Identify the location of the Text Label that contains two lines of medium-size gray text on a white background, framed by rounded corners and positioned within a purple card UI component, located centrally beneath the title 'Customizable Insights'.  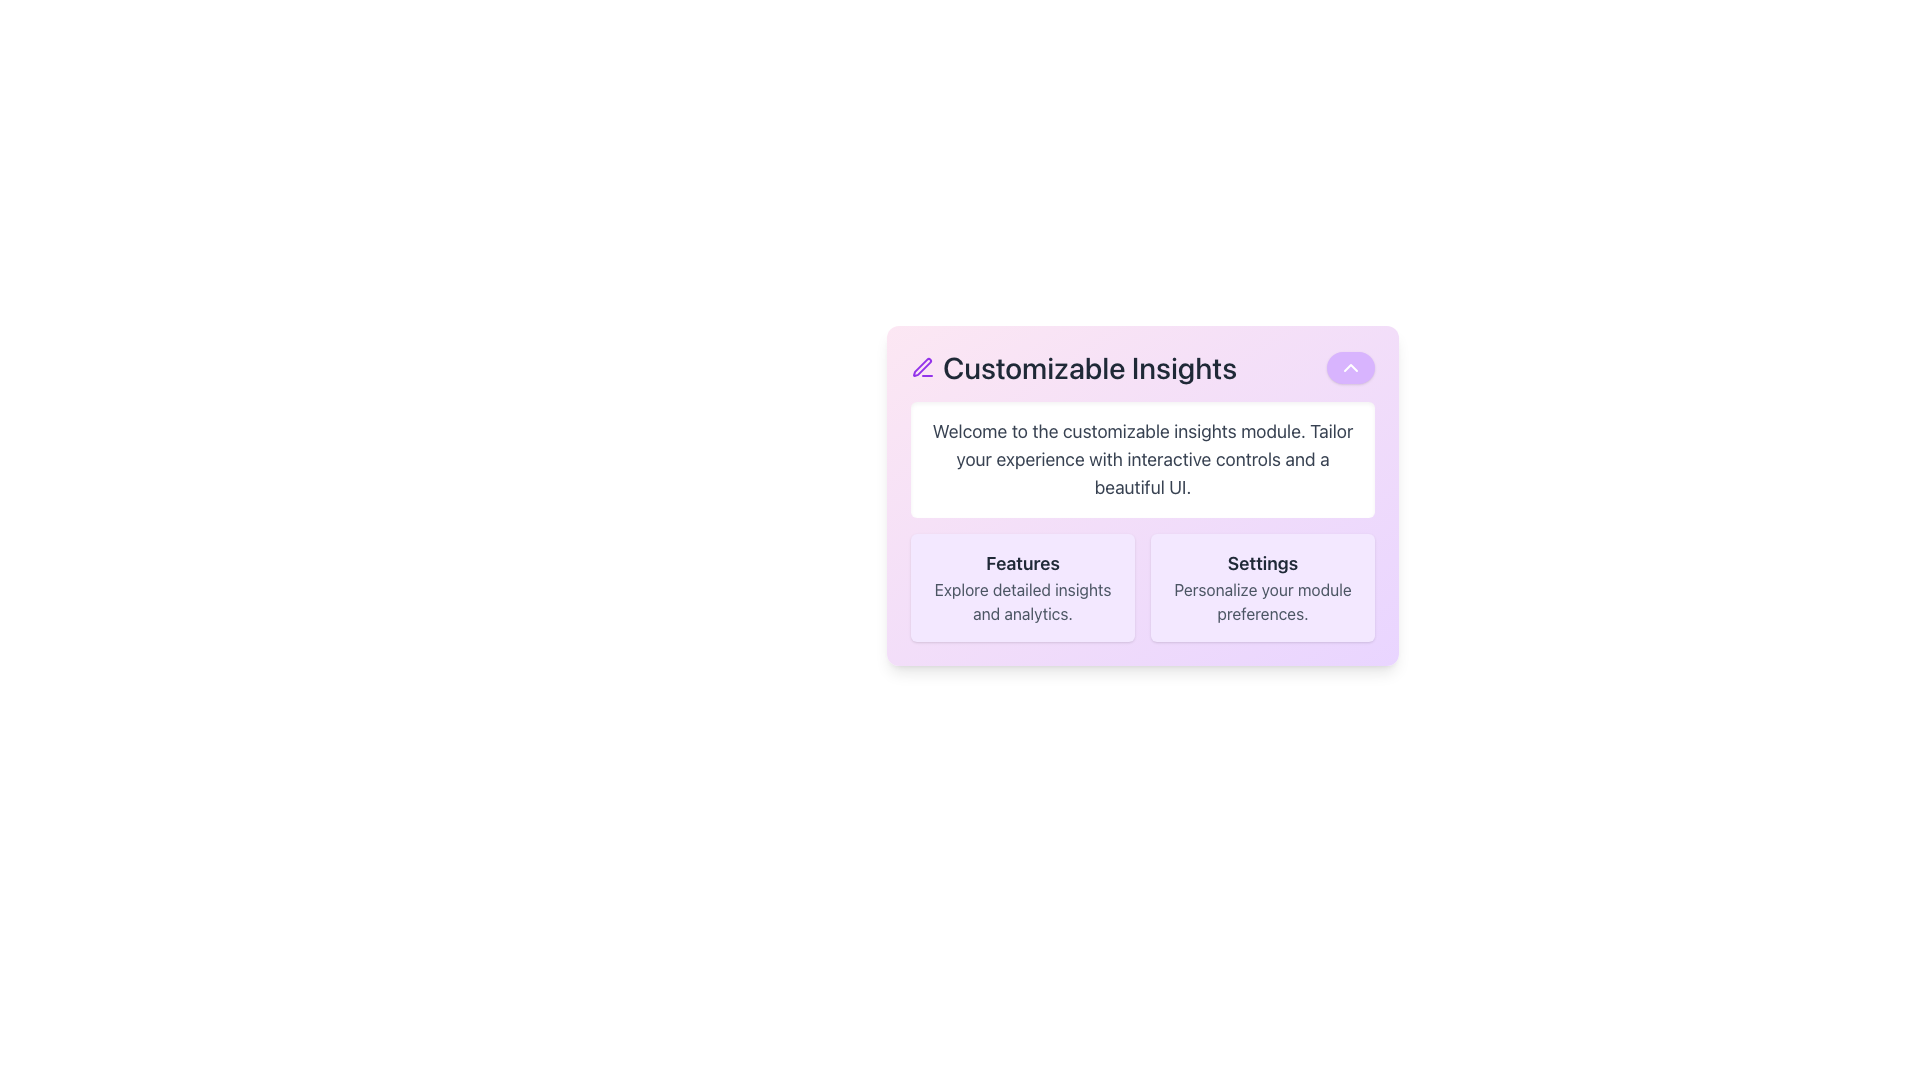
(1142, 459).